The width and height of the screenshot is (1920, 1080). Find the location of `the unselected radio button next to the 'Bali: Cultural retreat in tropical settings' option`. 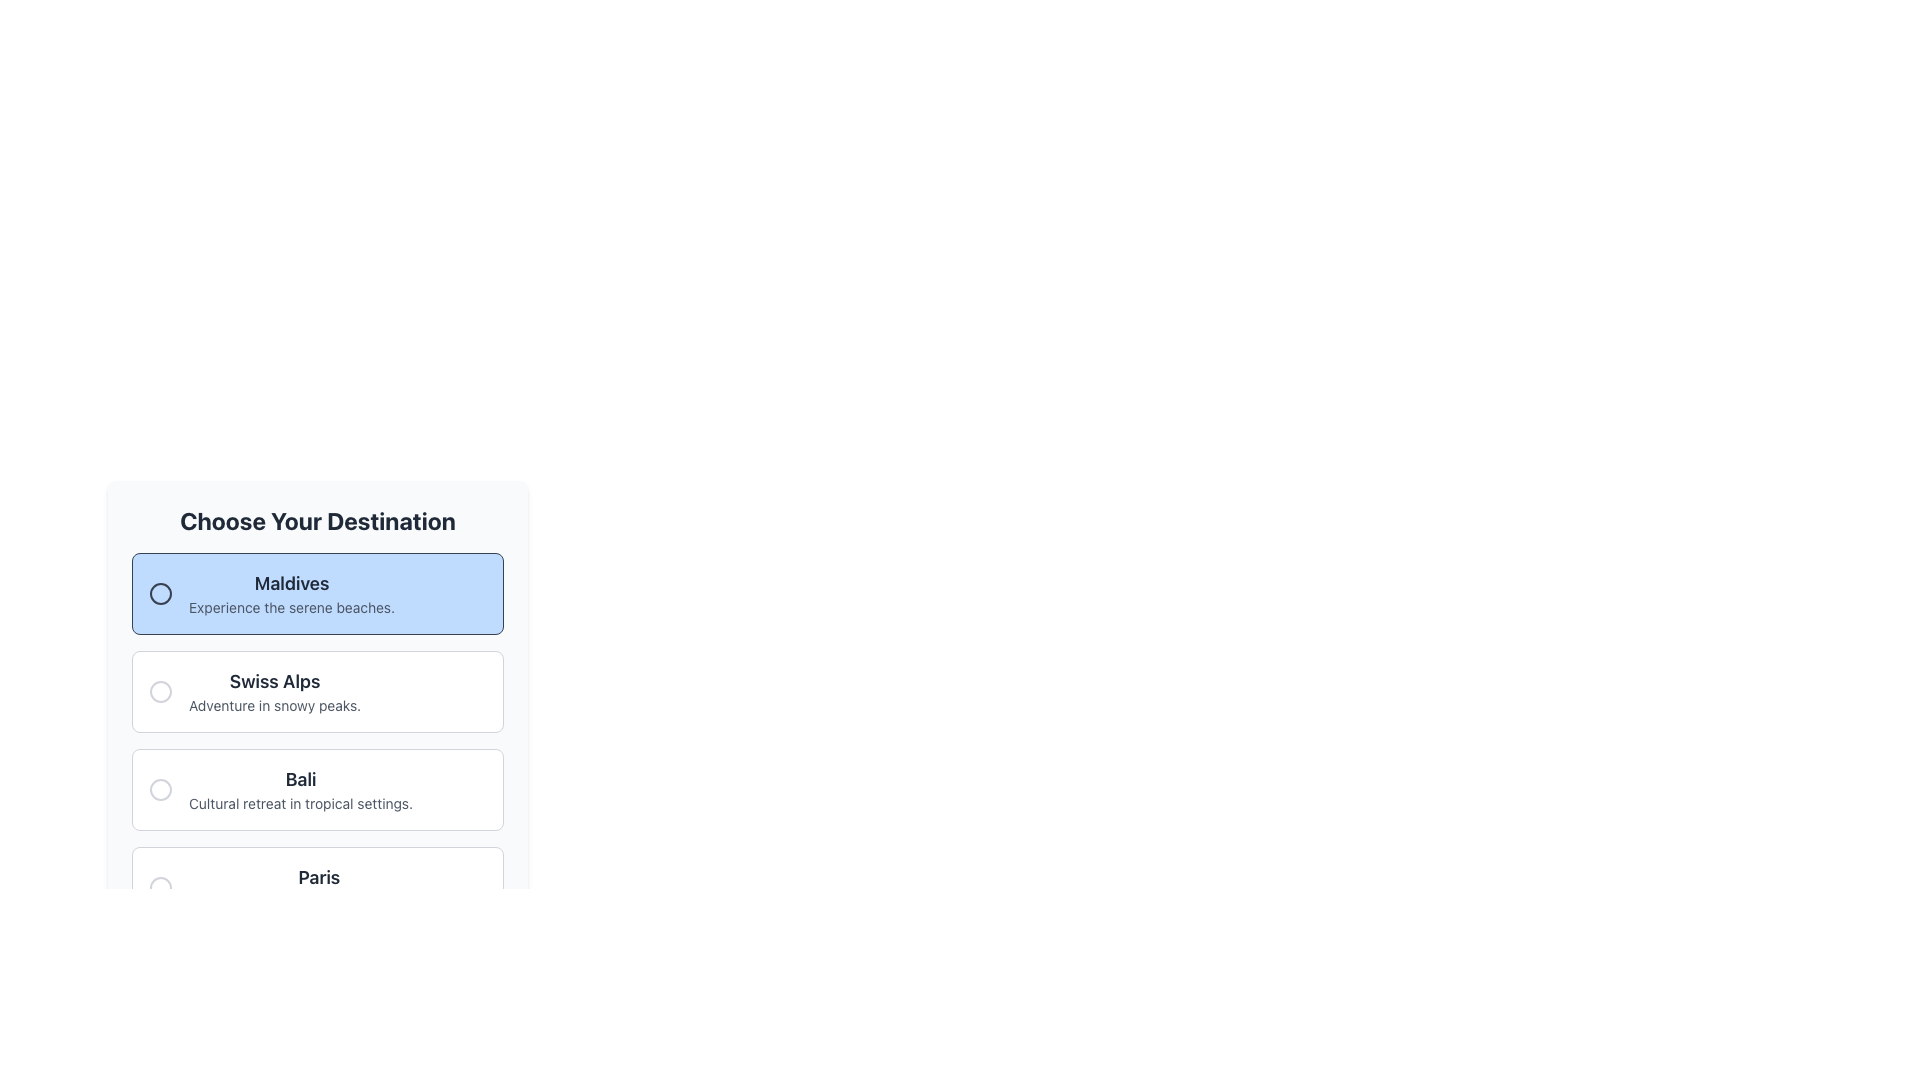

the unselected radio button next to the 'Bali: Cultural retreat in tropical settings' option is located at coordinates (161, 789).